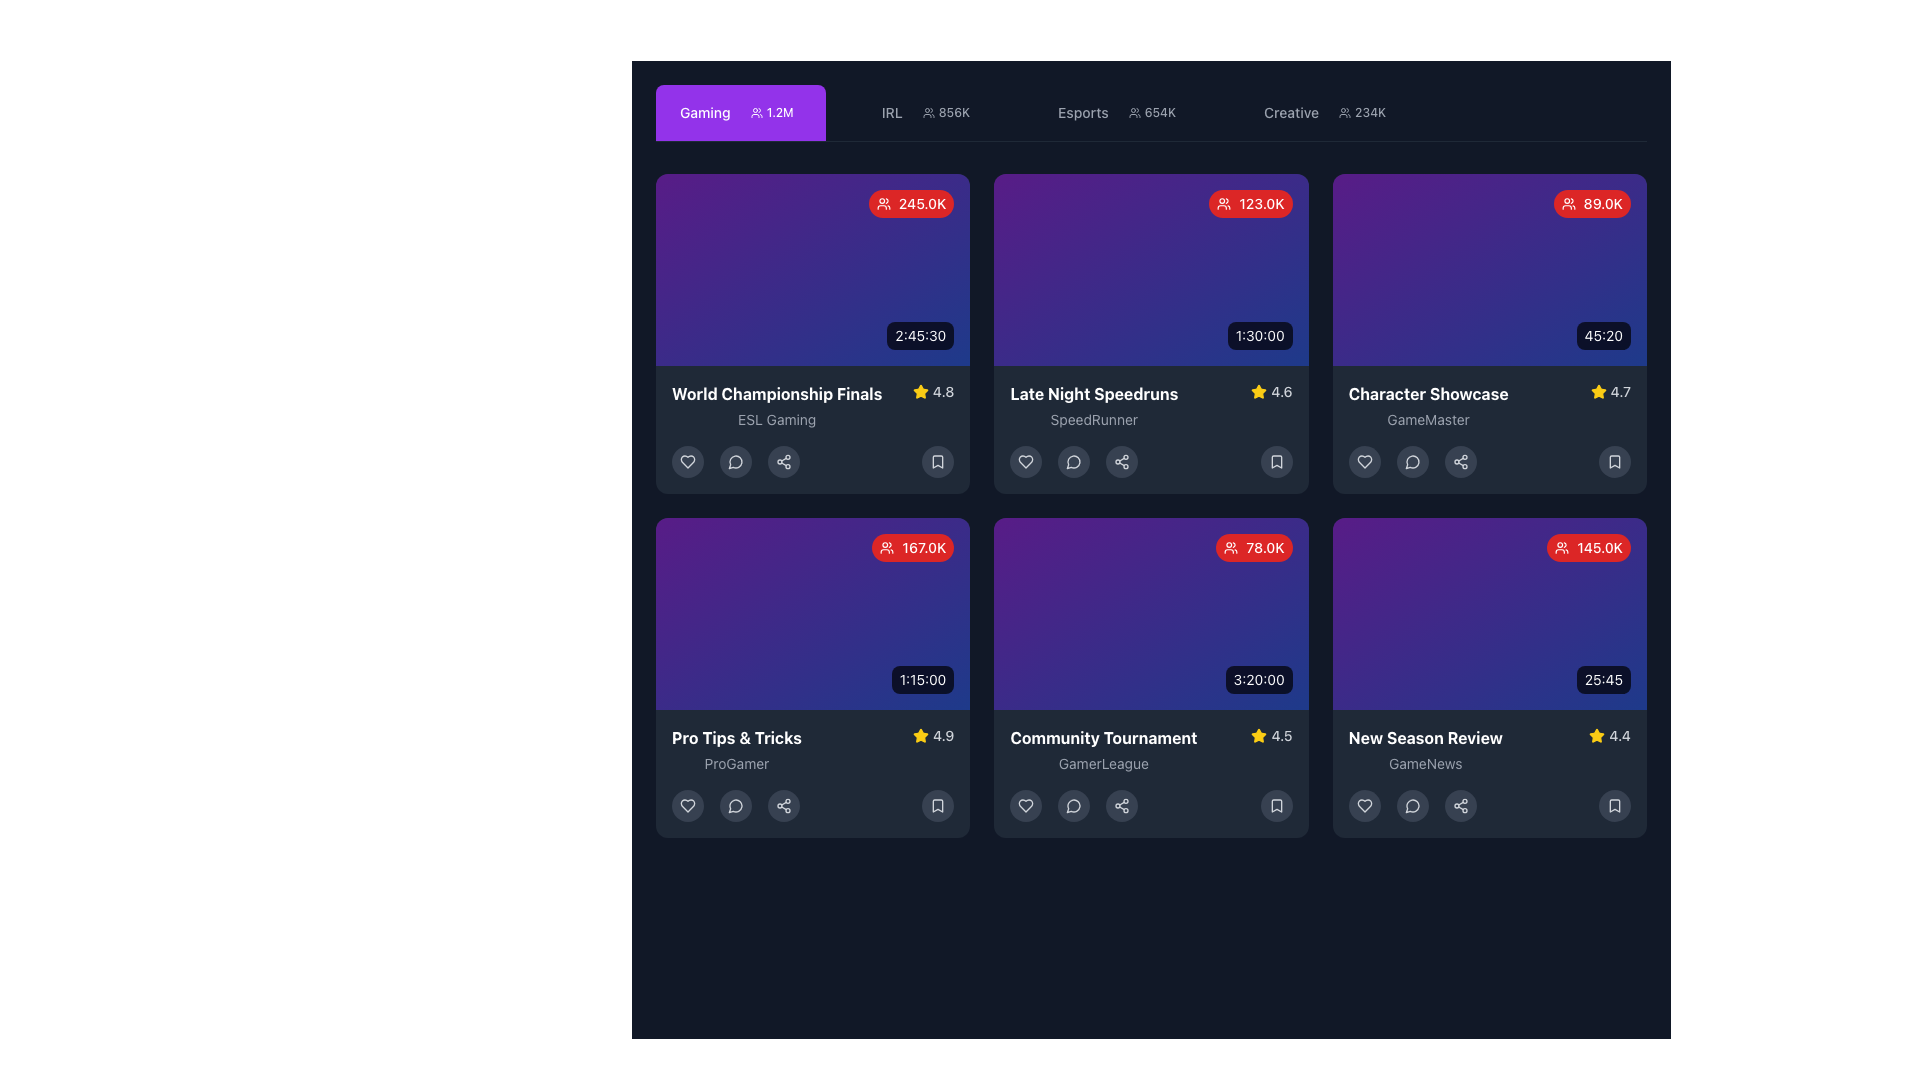  Describe the element at coordinates (771, 112) in the screenshot. I see `the Informative badge displaying '1.2M' next to the 'Gaming' label in the top navigation bar` at that location.